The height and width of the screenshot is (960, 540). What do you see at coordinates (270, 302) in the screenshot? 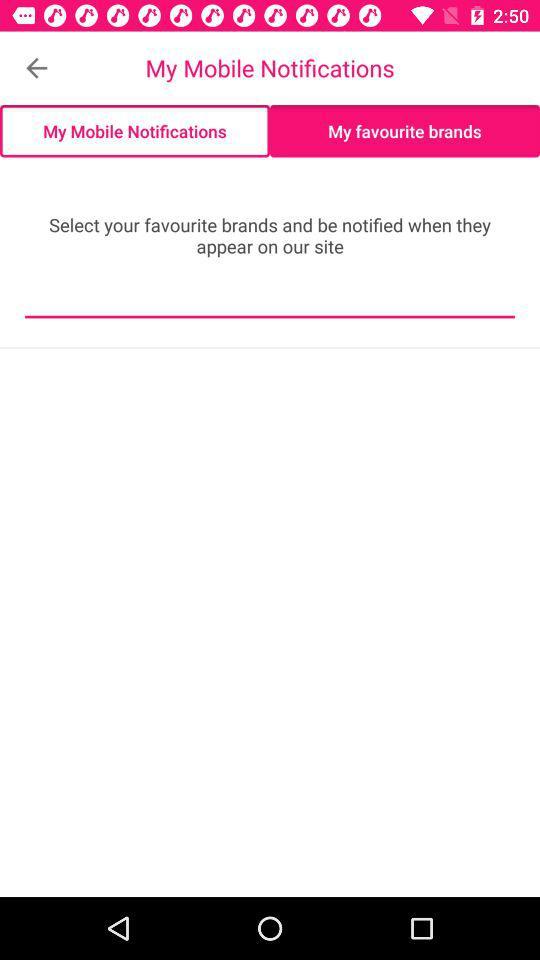
I see `brand name` at bounding box center [270, 302].